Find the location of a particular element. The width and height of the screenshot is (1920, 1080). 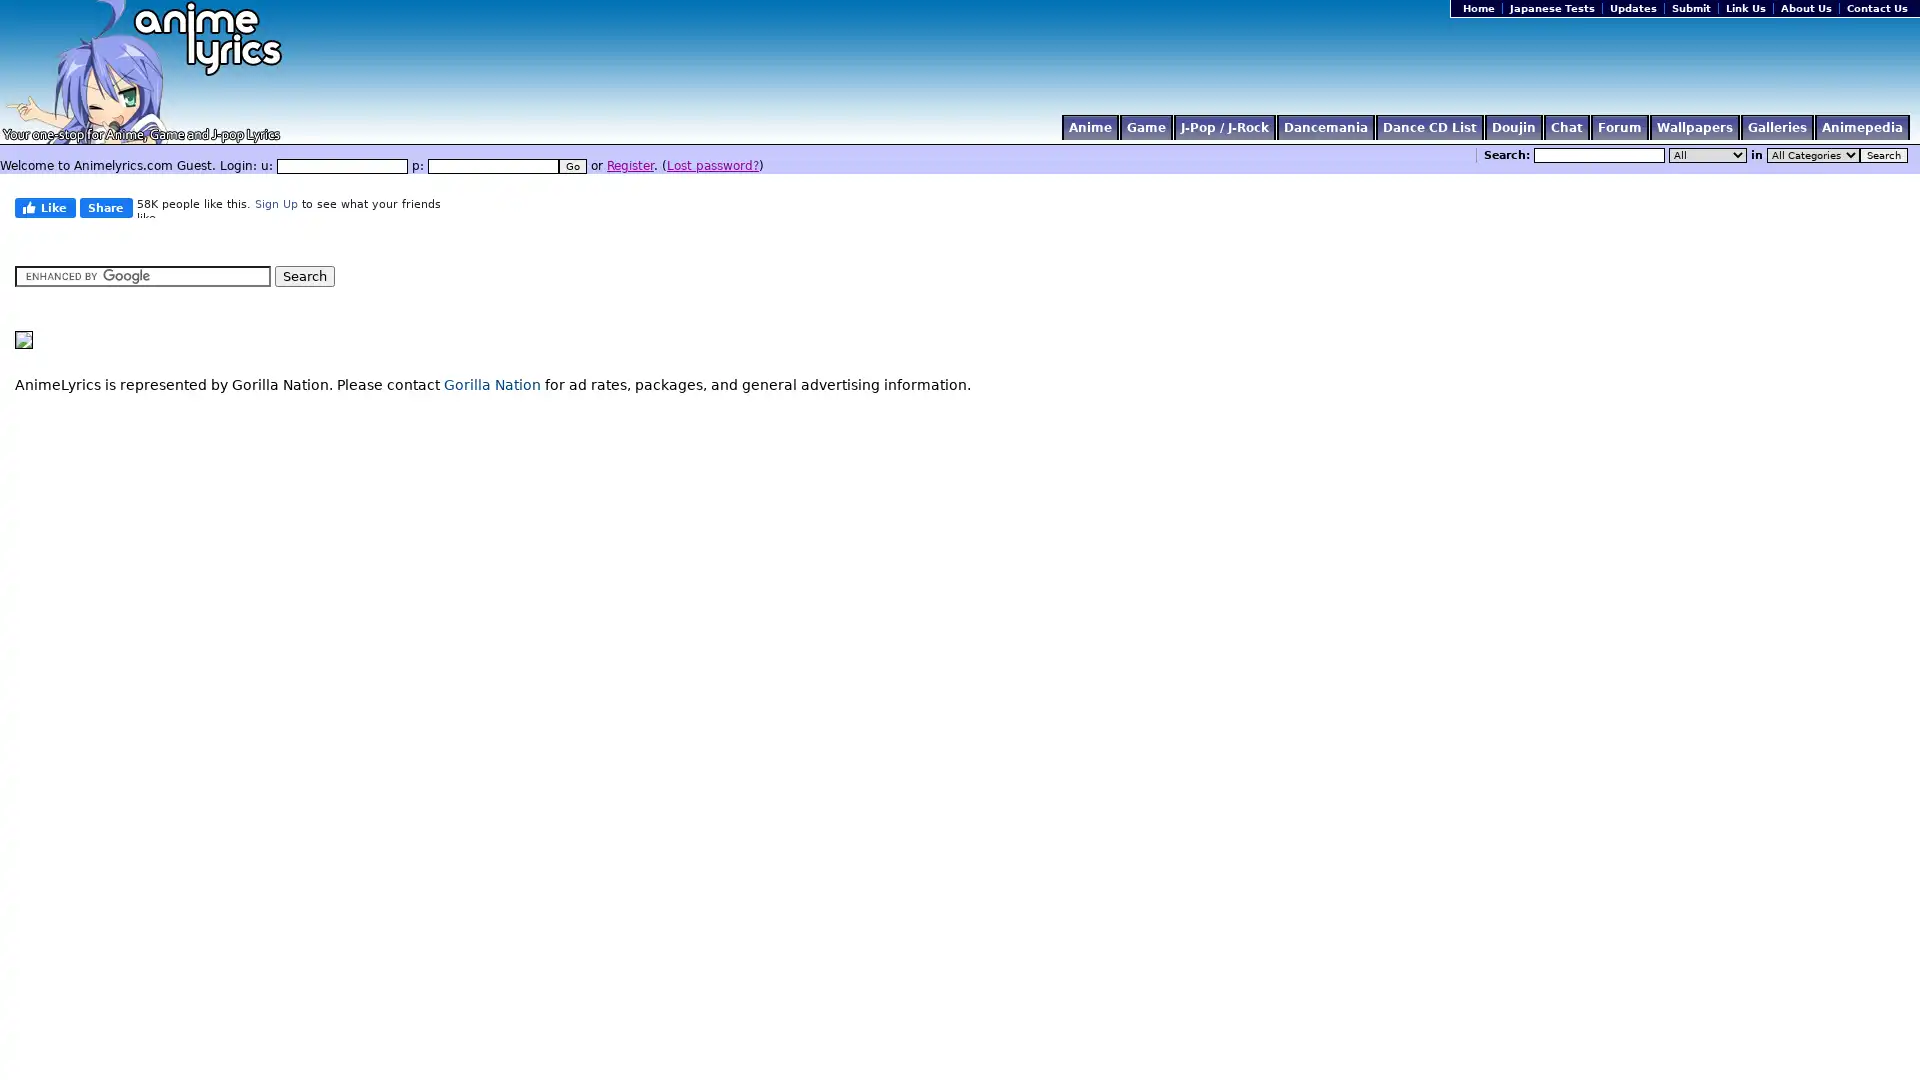

Search is located at coordinates (304, 276).